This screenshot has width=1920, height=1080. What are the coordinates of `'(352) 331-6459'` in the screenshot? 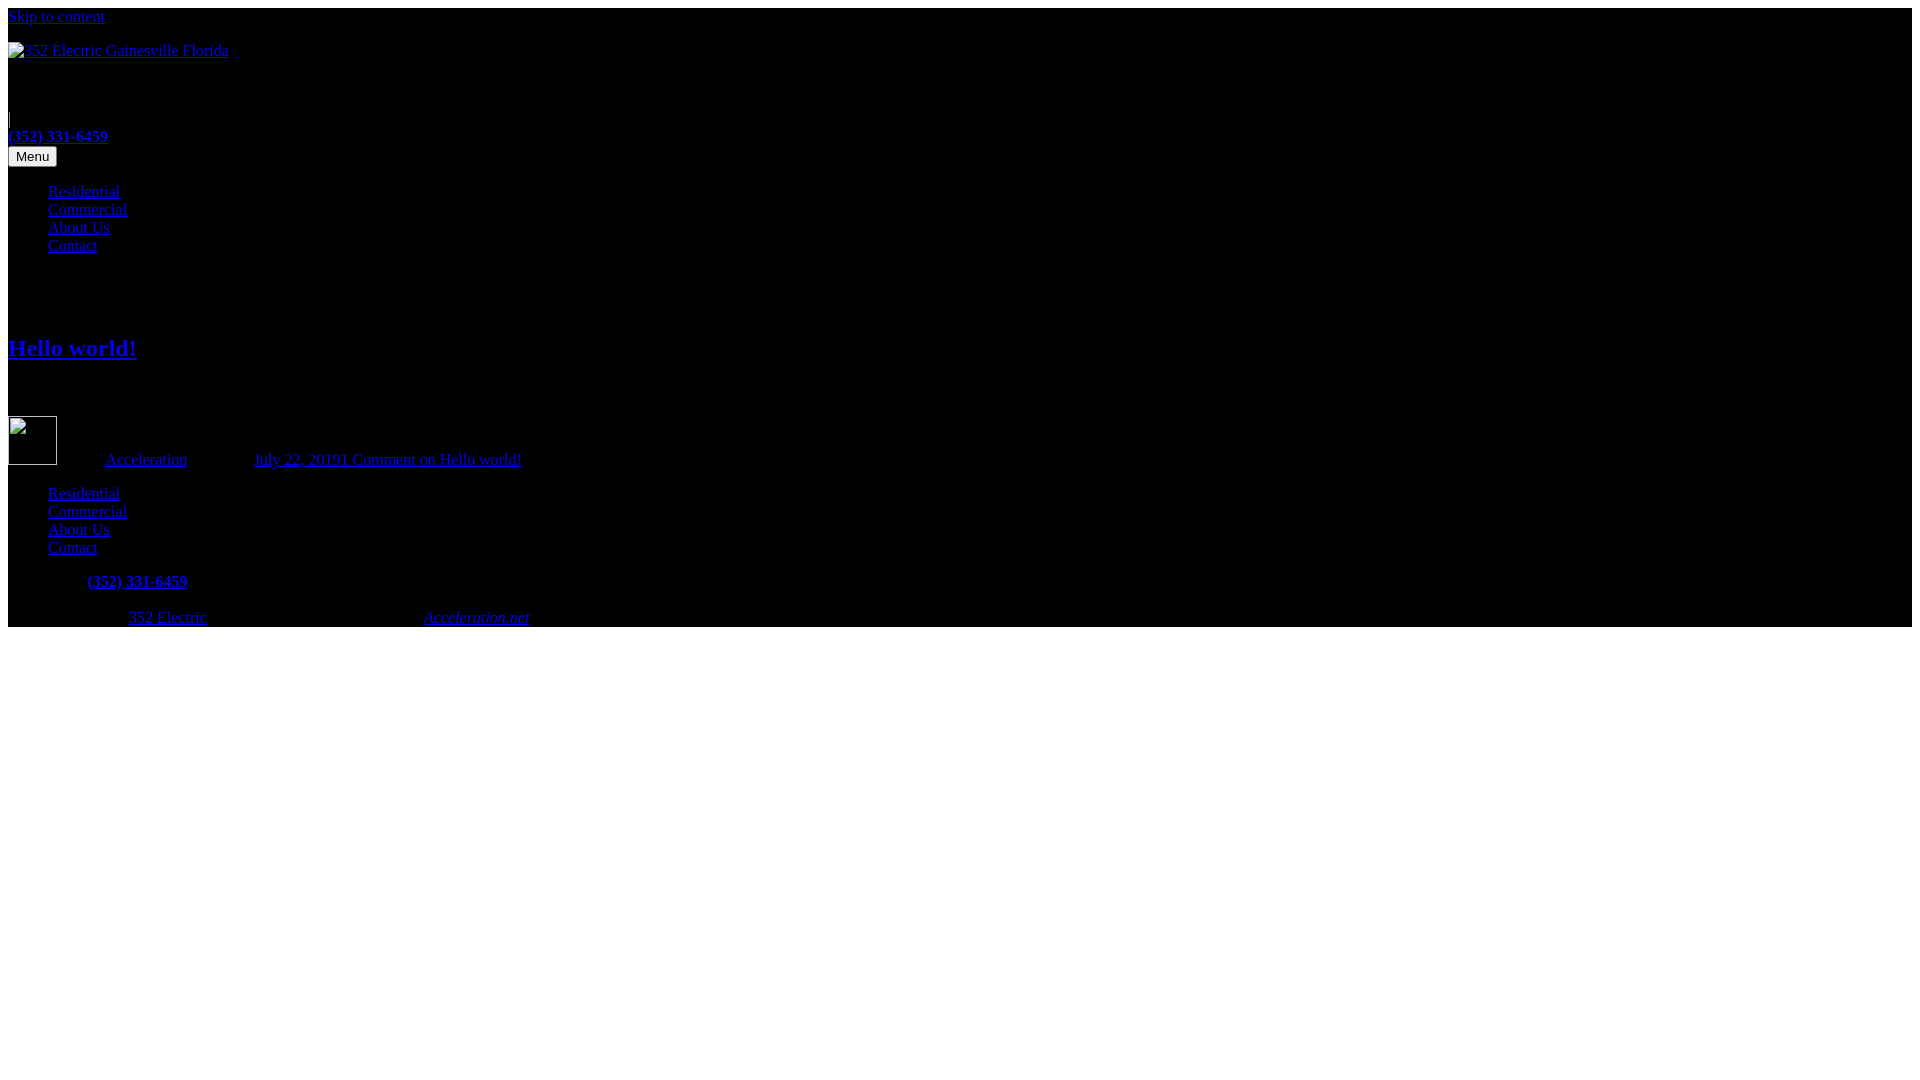 It's located at (85, 581).